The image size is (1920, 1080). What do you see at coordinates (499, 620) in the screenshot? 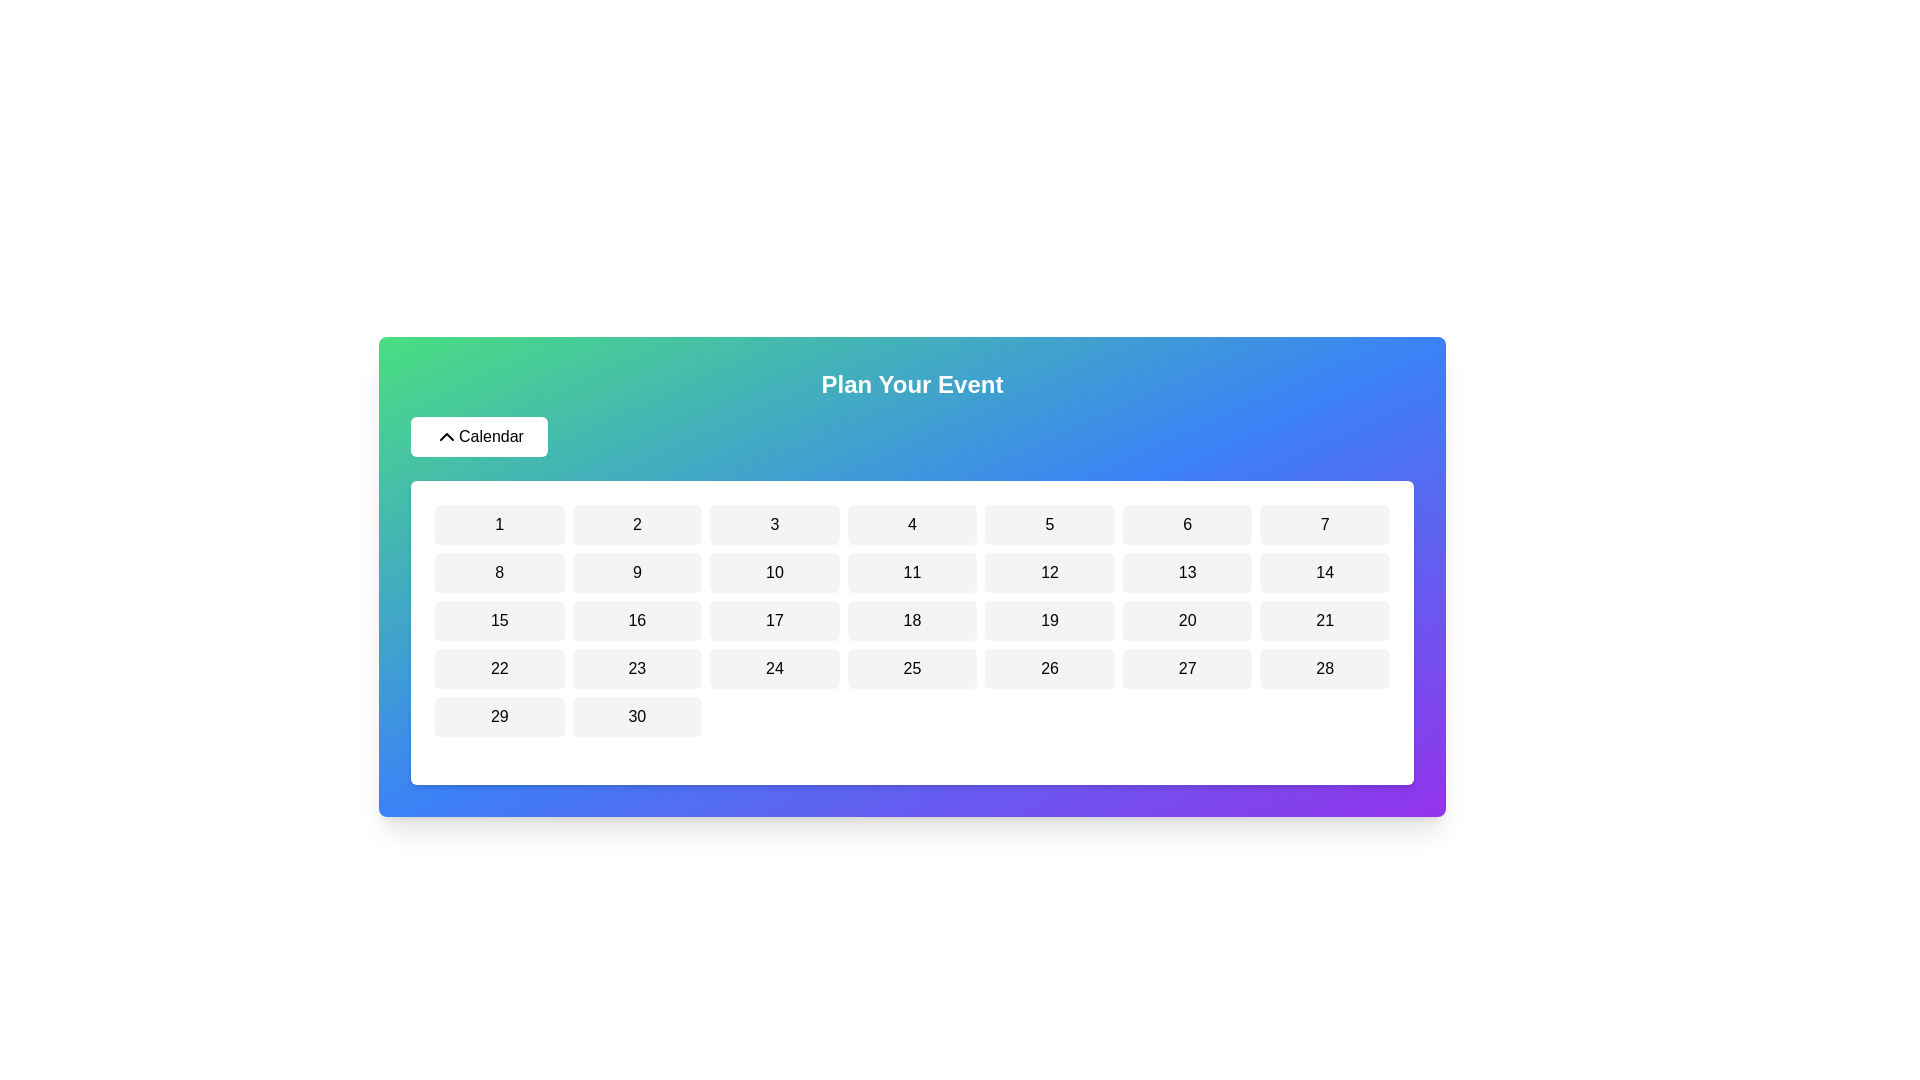
I see `the button that allows users to select the date '15' for scheduling purposes, positioned as the first item of the third row in a 7-column grid layout` at bounding box center [499, 620].